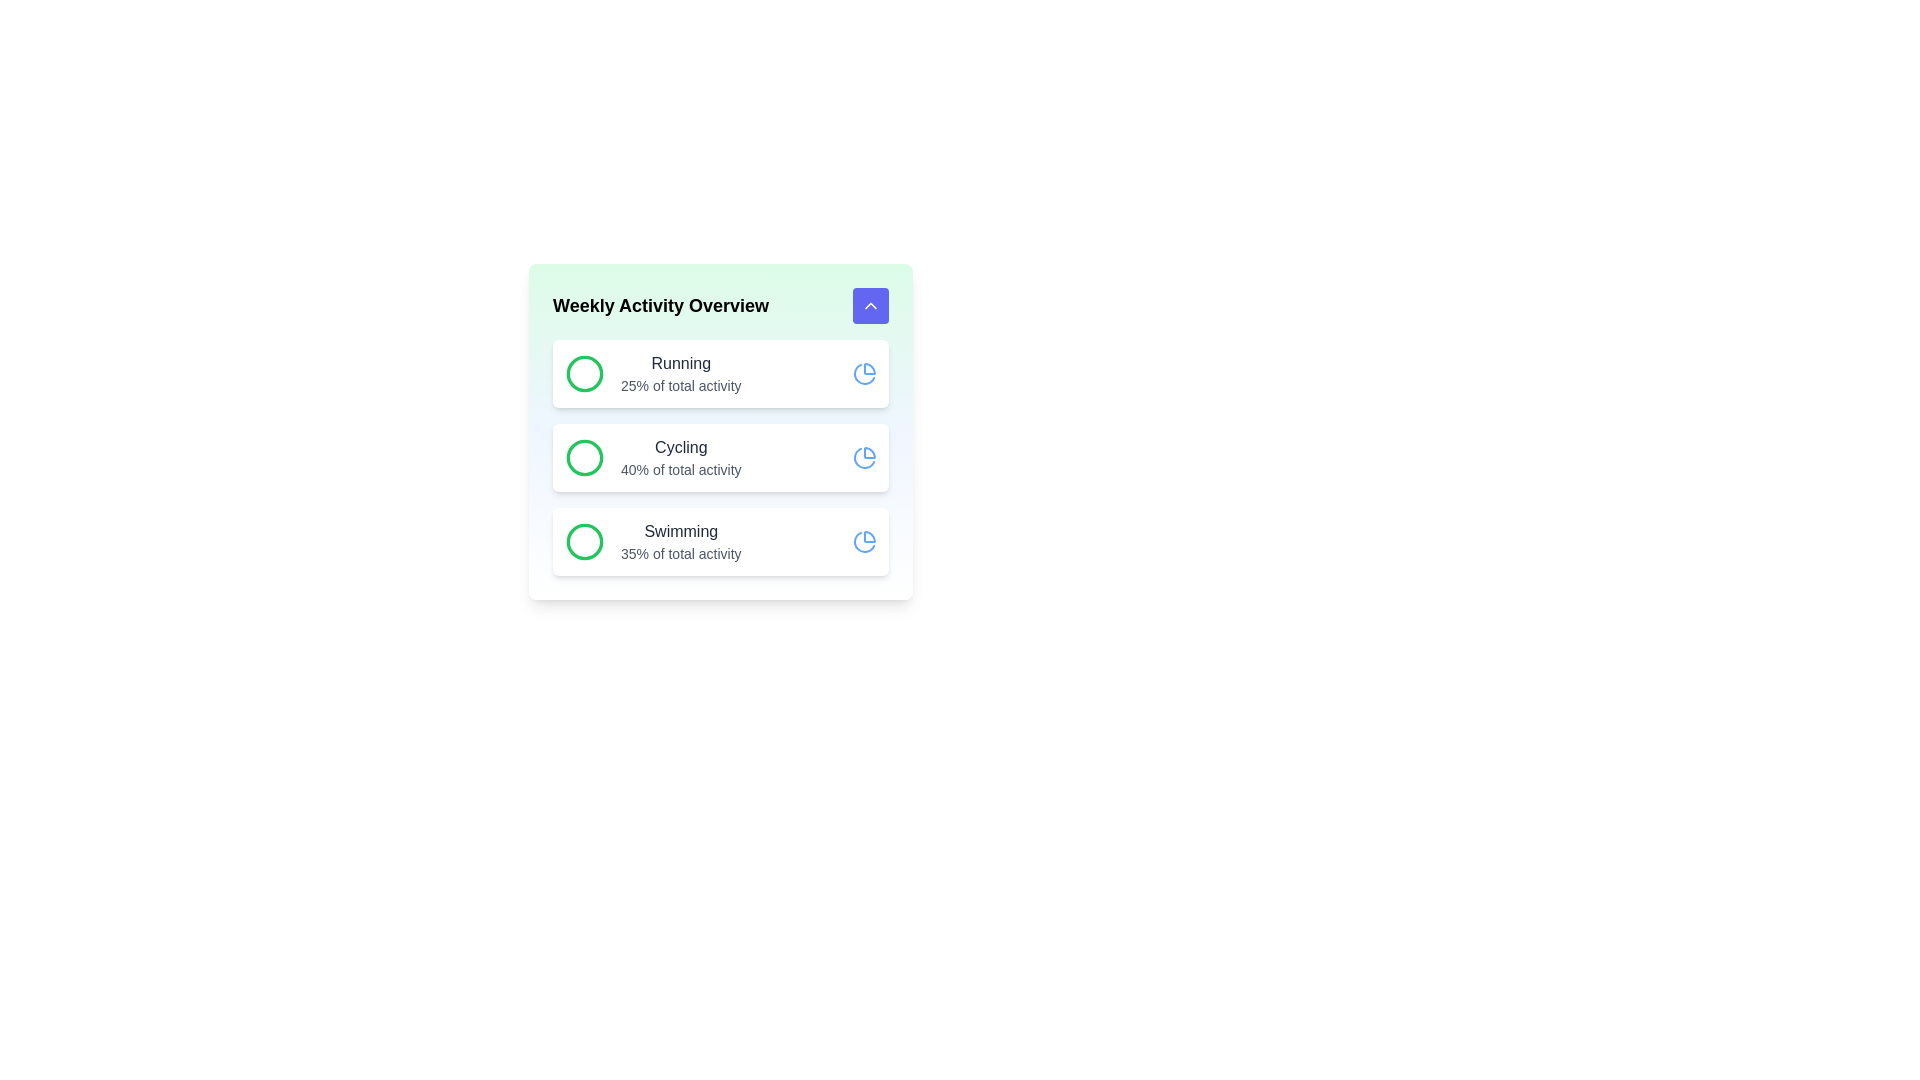 This screenshot has height=1080, width=1920. What do you see at coordinates (681, 554) in the screenshot?
I see `the informational text label indicating '35%' related to 'Swimming', which is located beneath the 'Swimming' label in the Weekly Activity Overview section` at bounding box center [681, 554].